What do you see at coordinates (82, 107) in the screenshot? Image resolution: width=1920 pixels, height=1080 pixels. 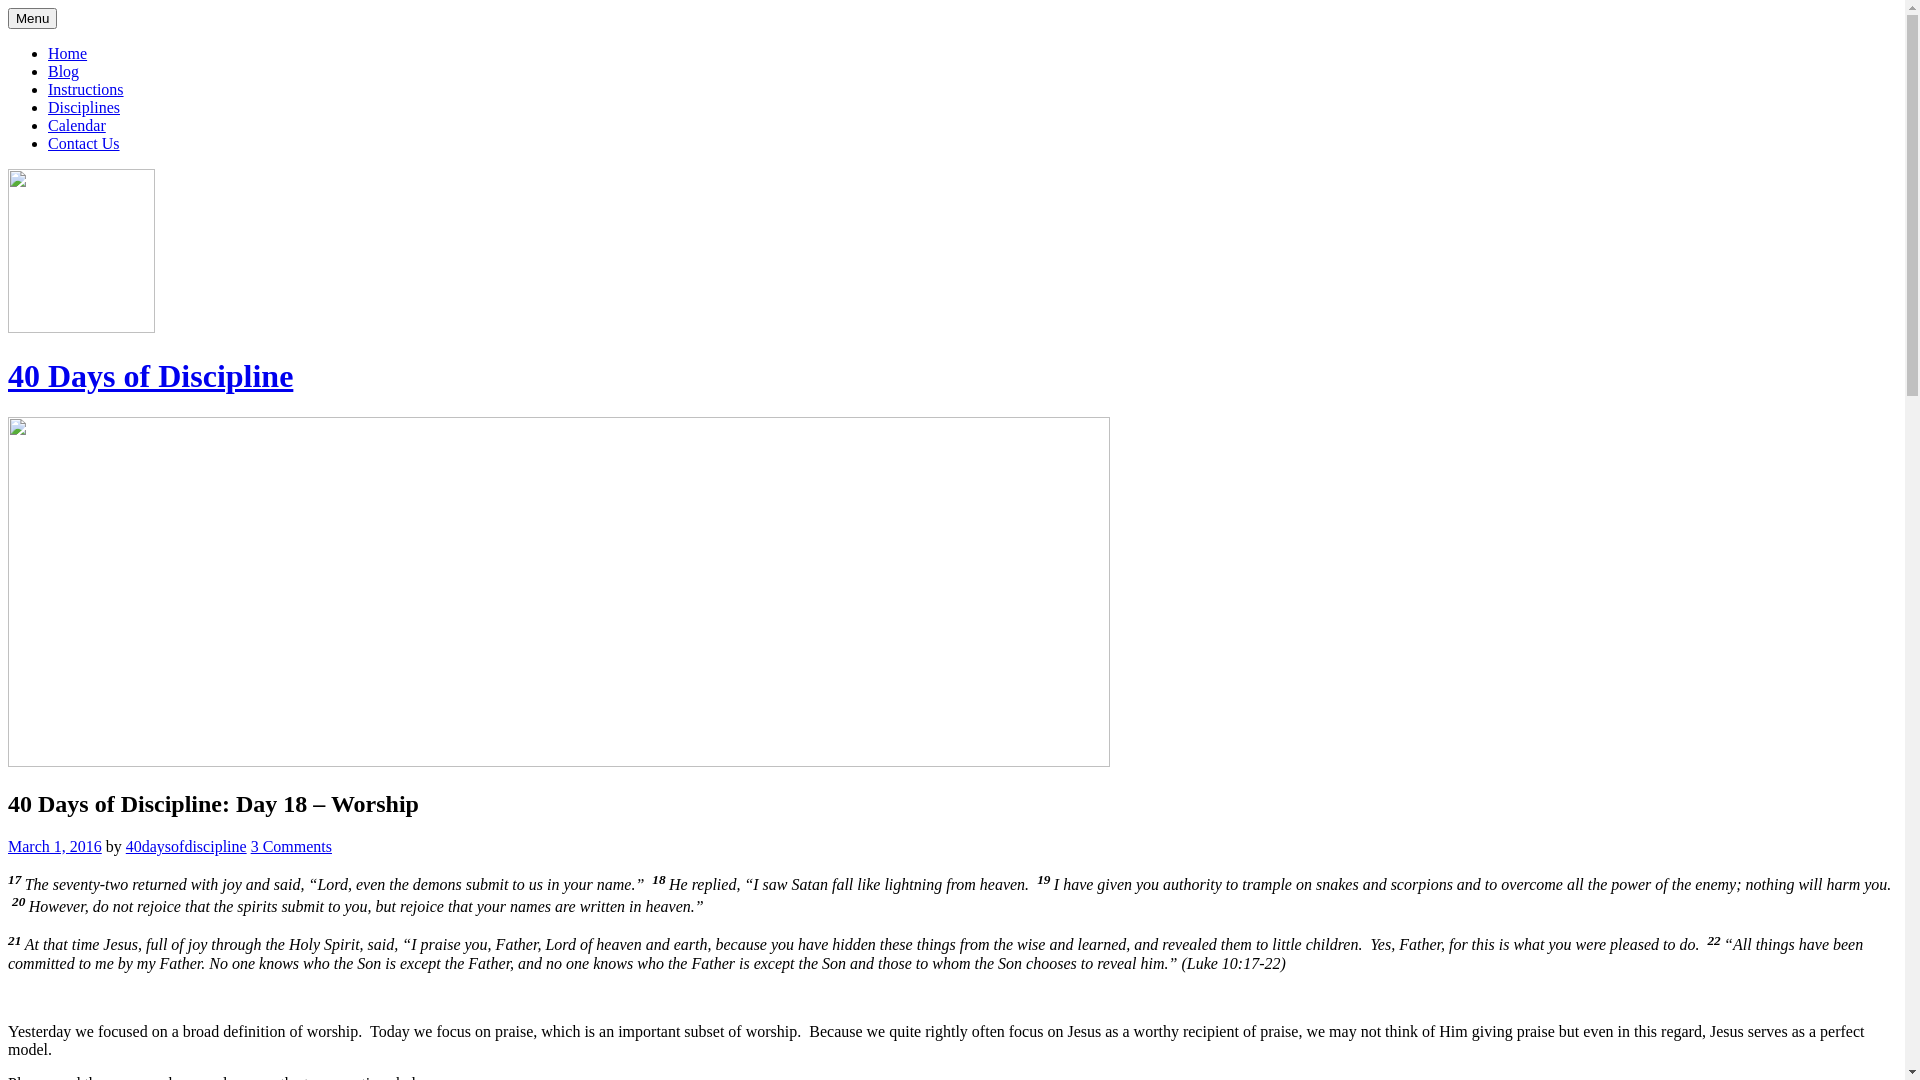 I see `'Disciplines'` at bounding box center [82, 107].